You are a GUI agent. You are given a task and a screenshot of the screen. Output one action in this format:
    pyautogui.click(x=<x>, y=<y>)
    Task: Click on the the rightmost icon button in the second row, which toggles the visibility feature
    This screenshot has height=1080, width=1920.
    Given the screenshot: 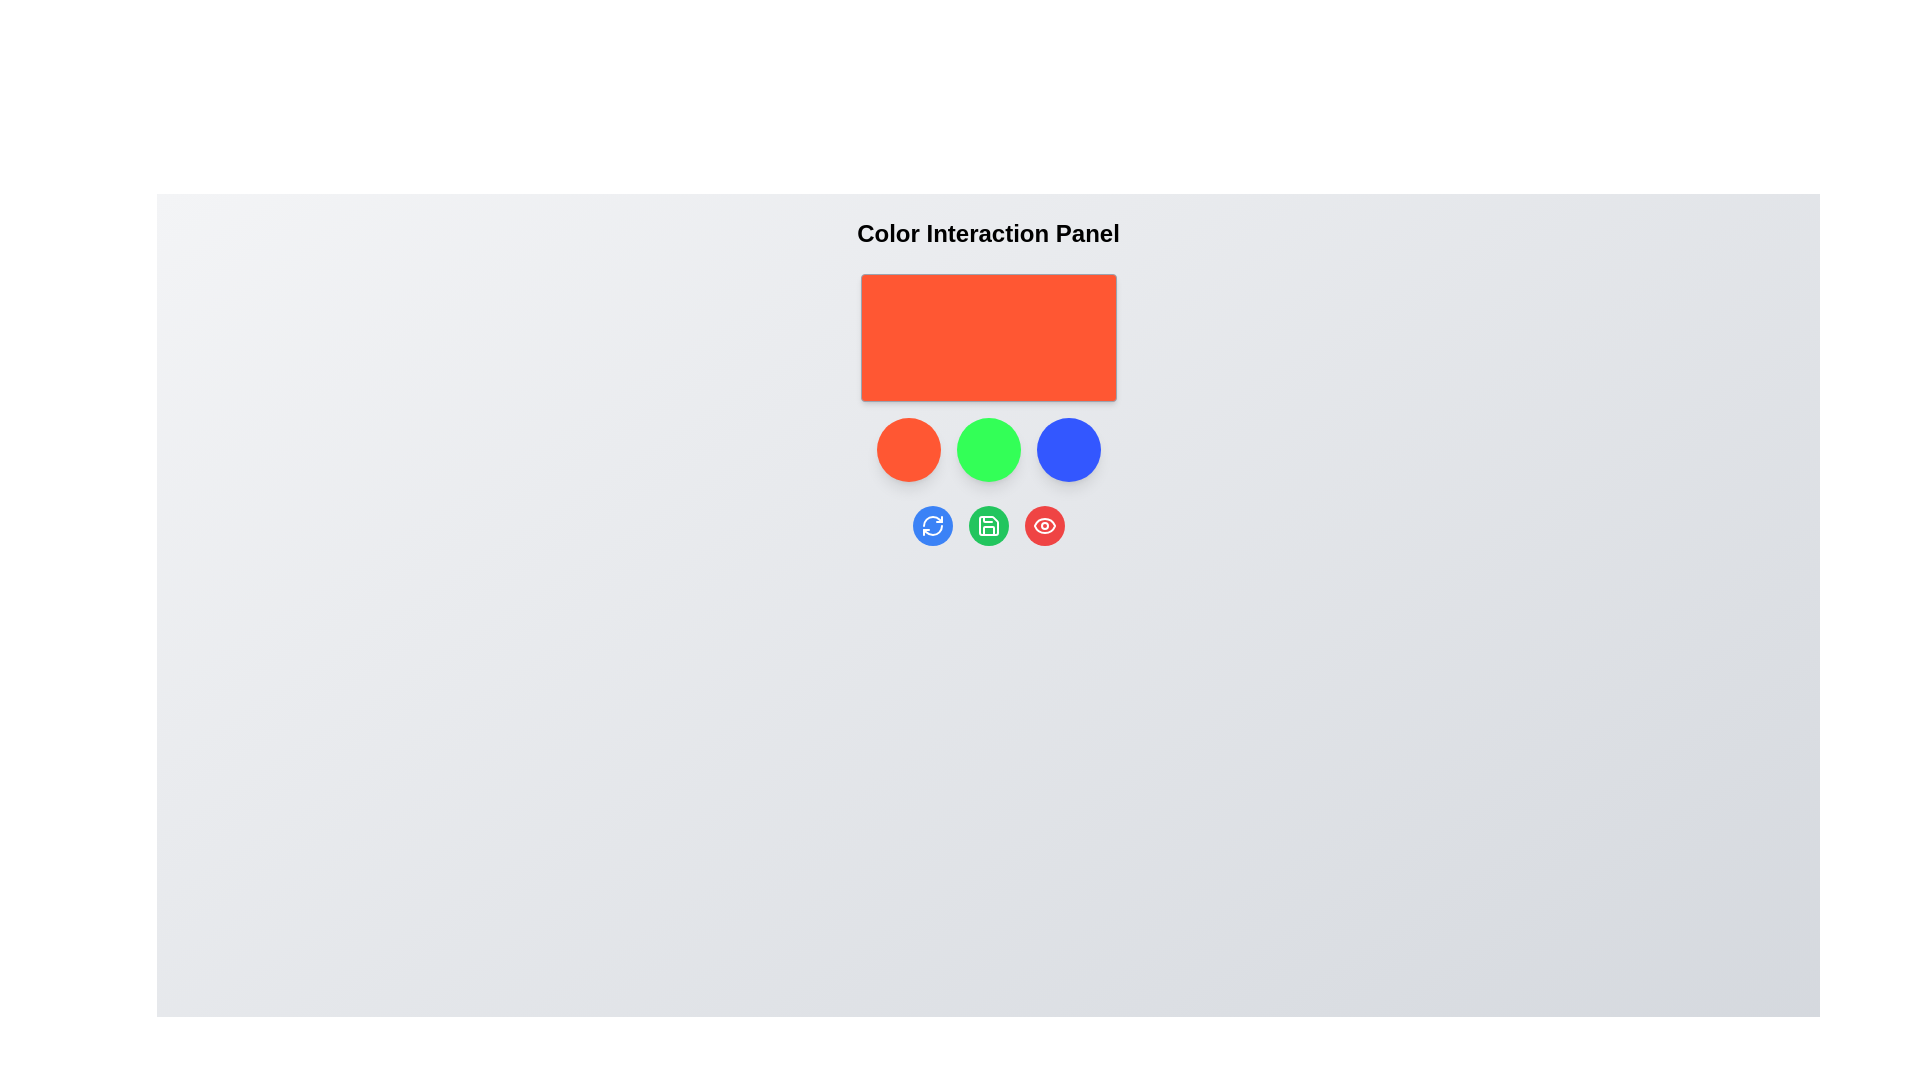 What is the action you would take?
    pyautogui.click(x=1043, y=524)
    